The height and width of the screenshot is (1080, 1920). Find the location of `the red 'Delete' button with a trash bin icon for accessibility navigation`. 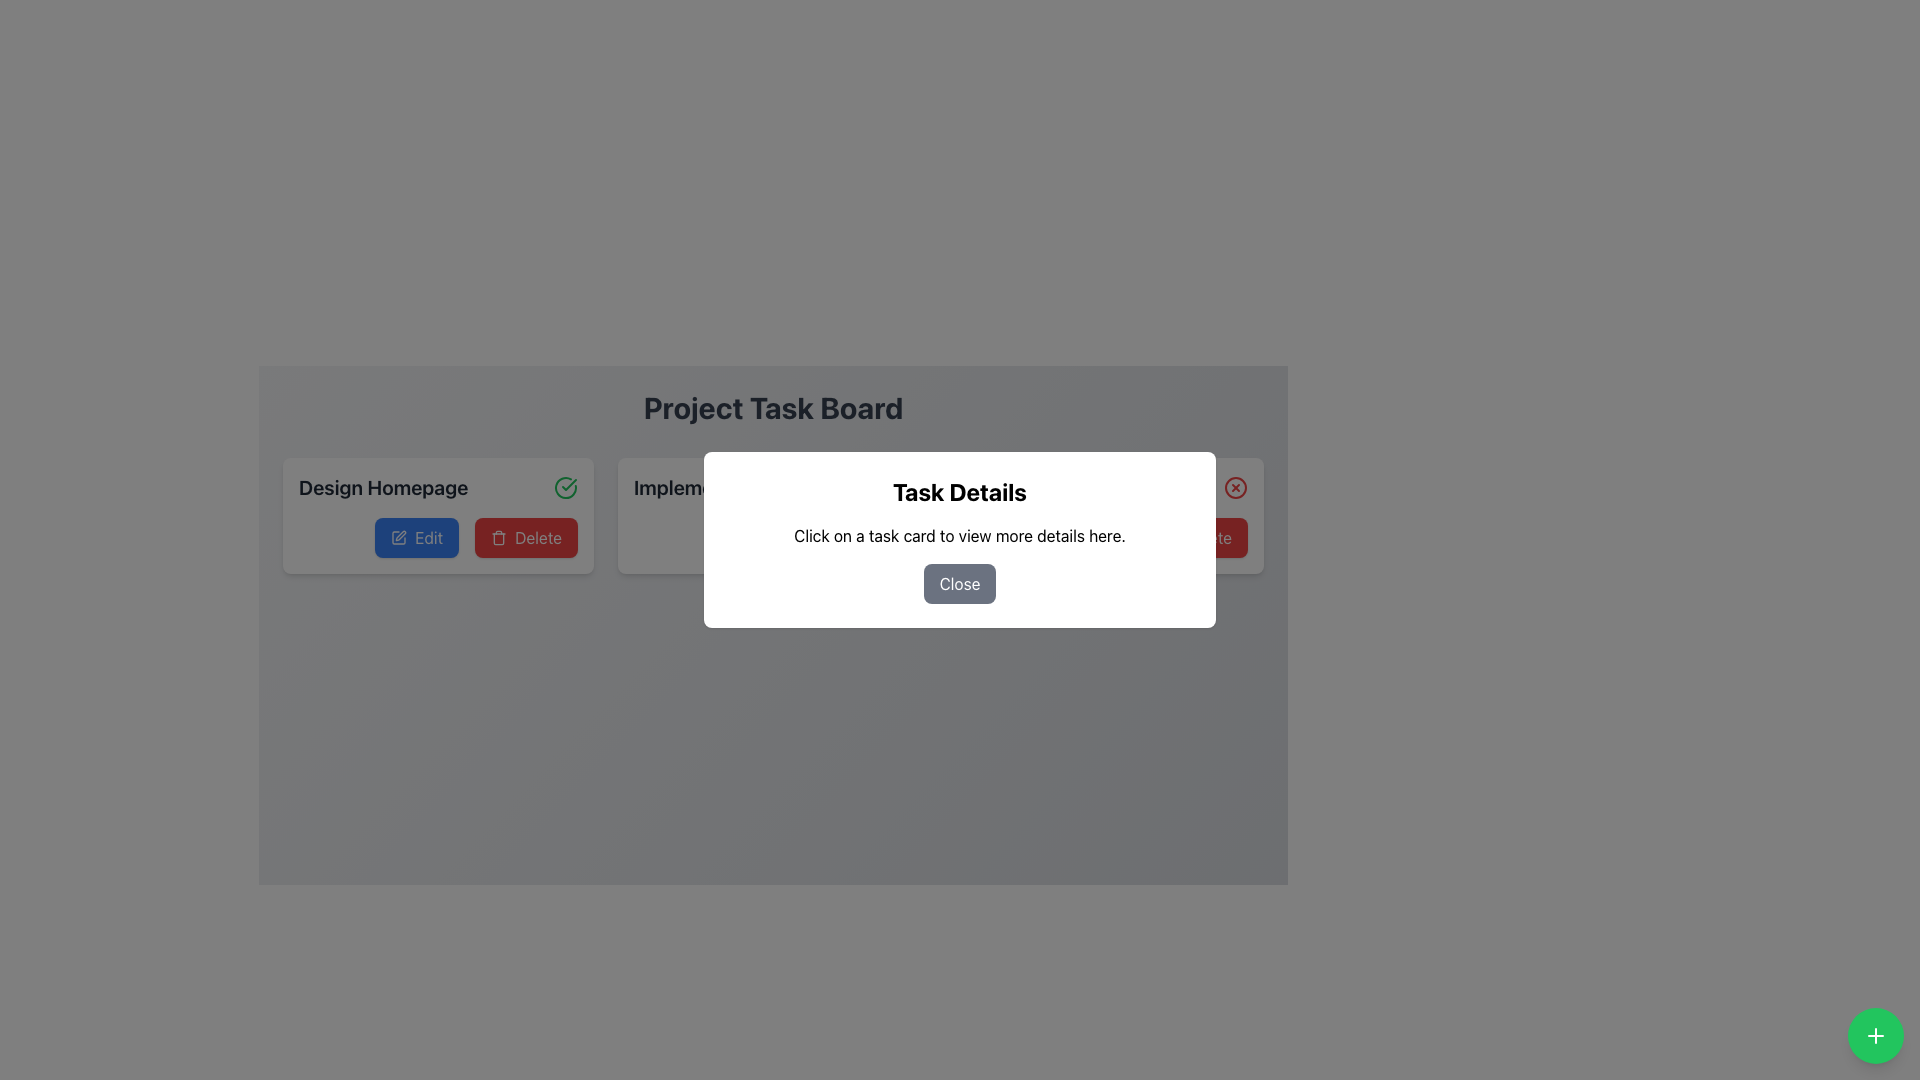

the red 'Delete' button with a trash bin icon for accessibility navigation is located at coordinates (526, 536).